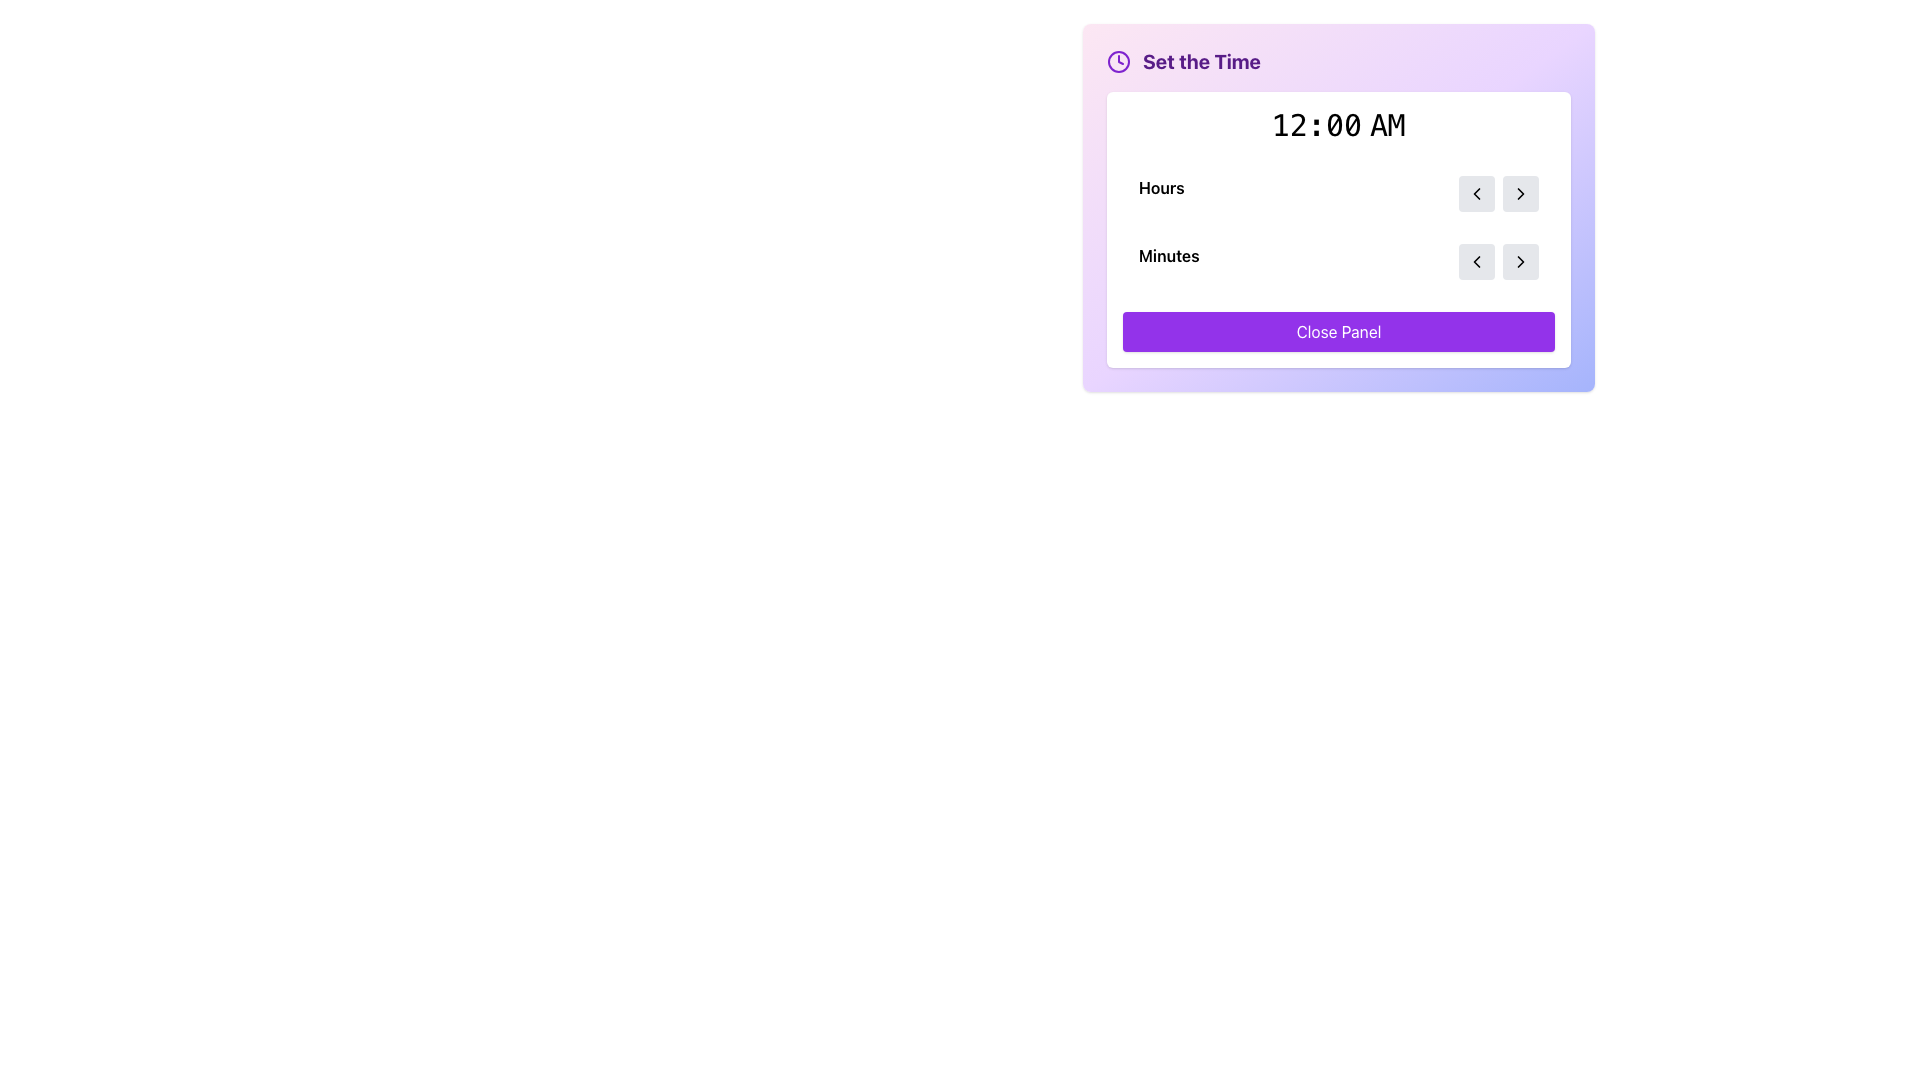  Describe the element at coordinates (1520, 193) in the screenshot. I see `the right-pointing chevron icon in the time selection panel to increment the value` at that location.